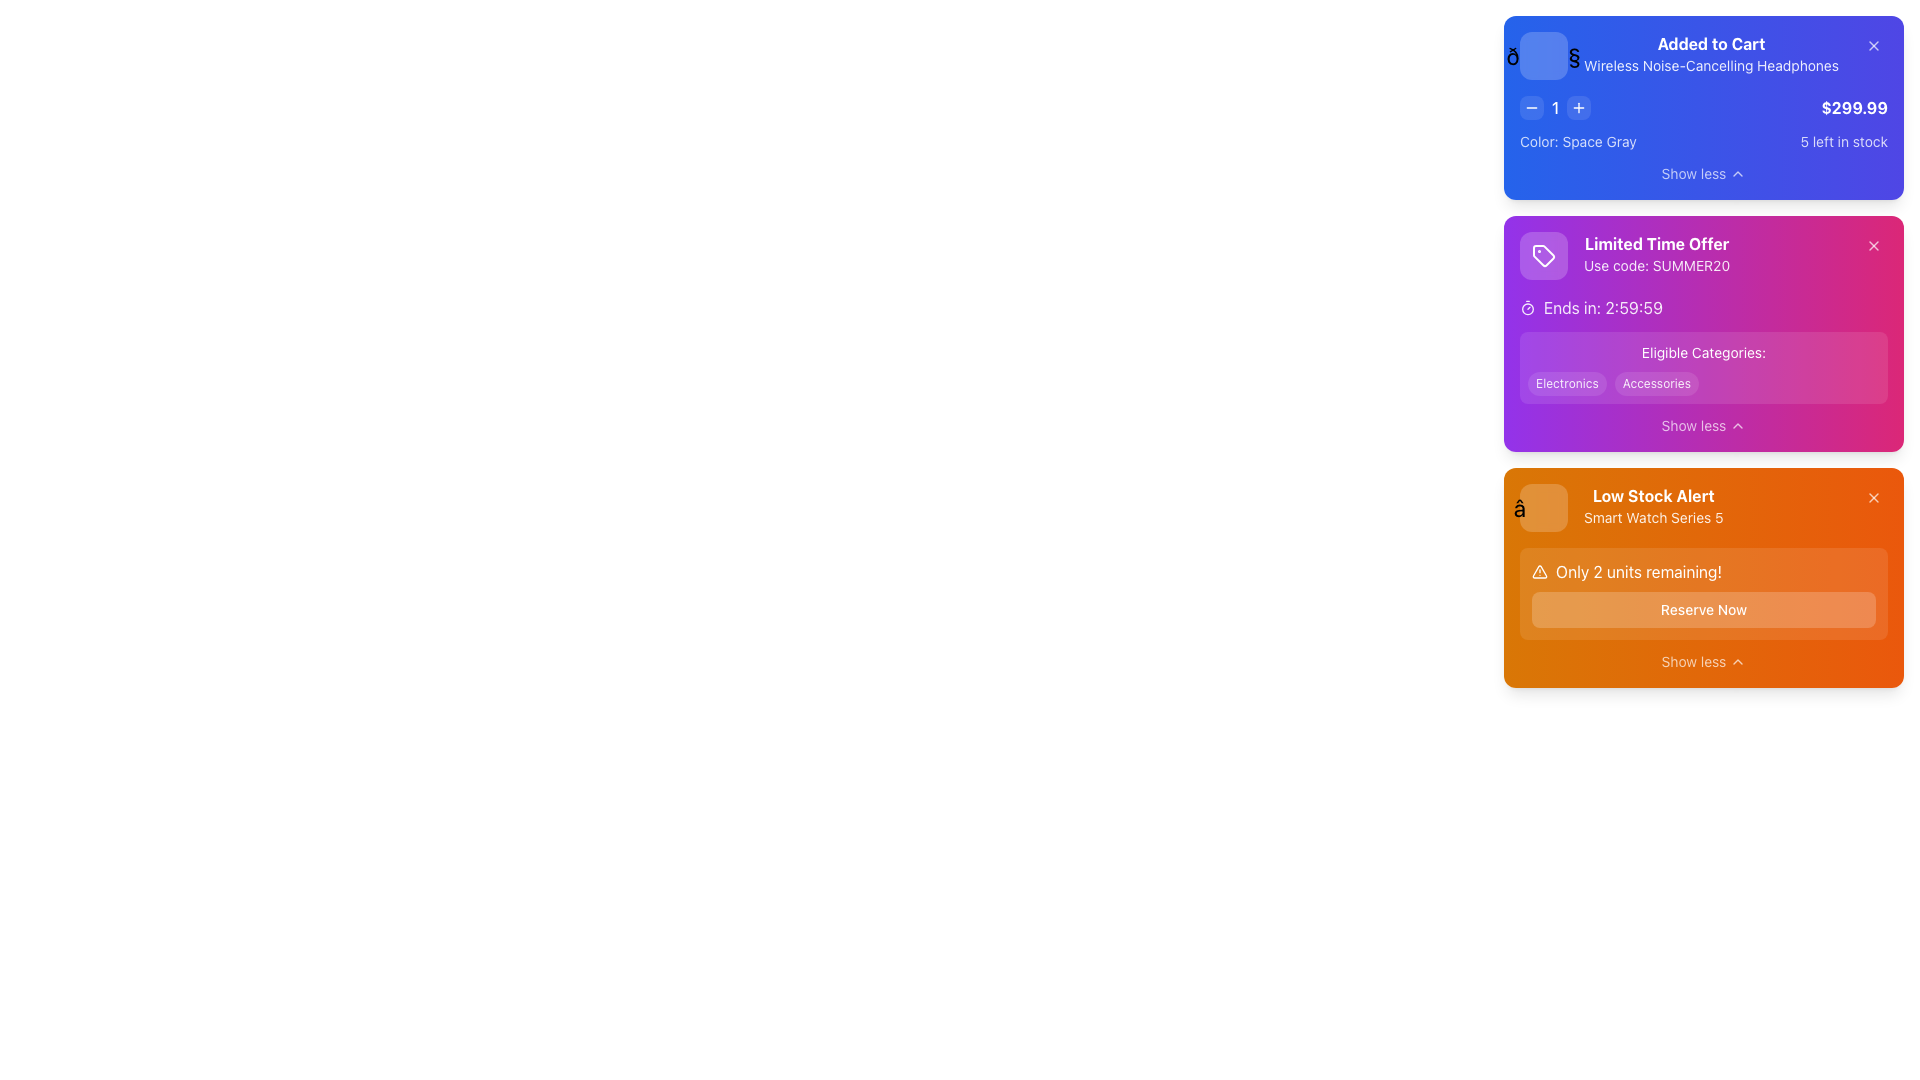 The image size is (1920, 1080). I want to click on the timer icon located to the left of the text 'Ends in: 2:59:59' within the orange rectangular notification card titled 'Limited Time Offer.', so click(1526, 308).